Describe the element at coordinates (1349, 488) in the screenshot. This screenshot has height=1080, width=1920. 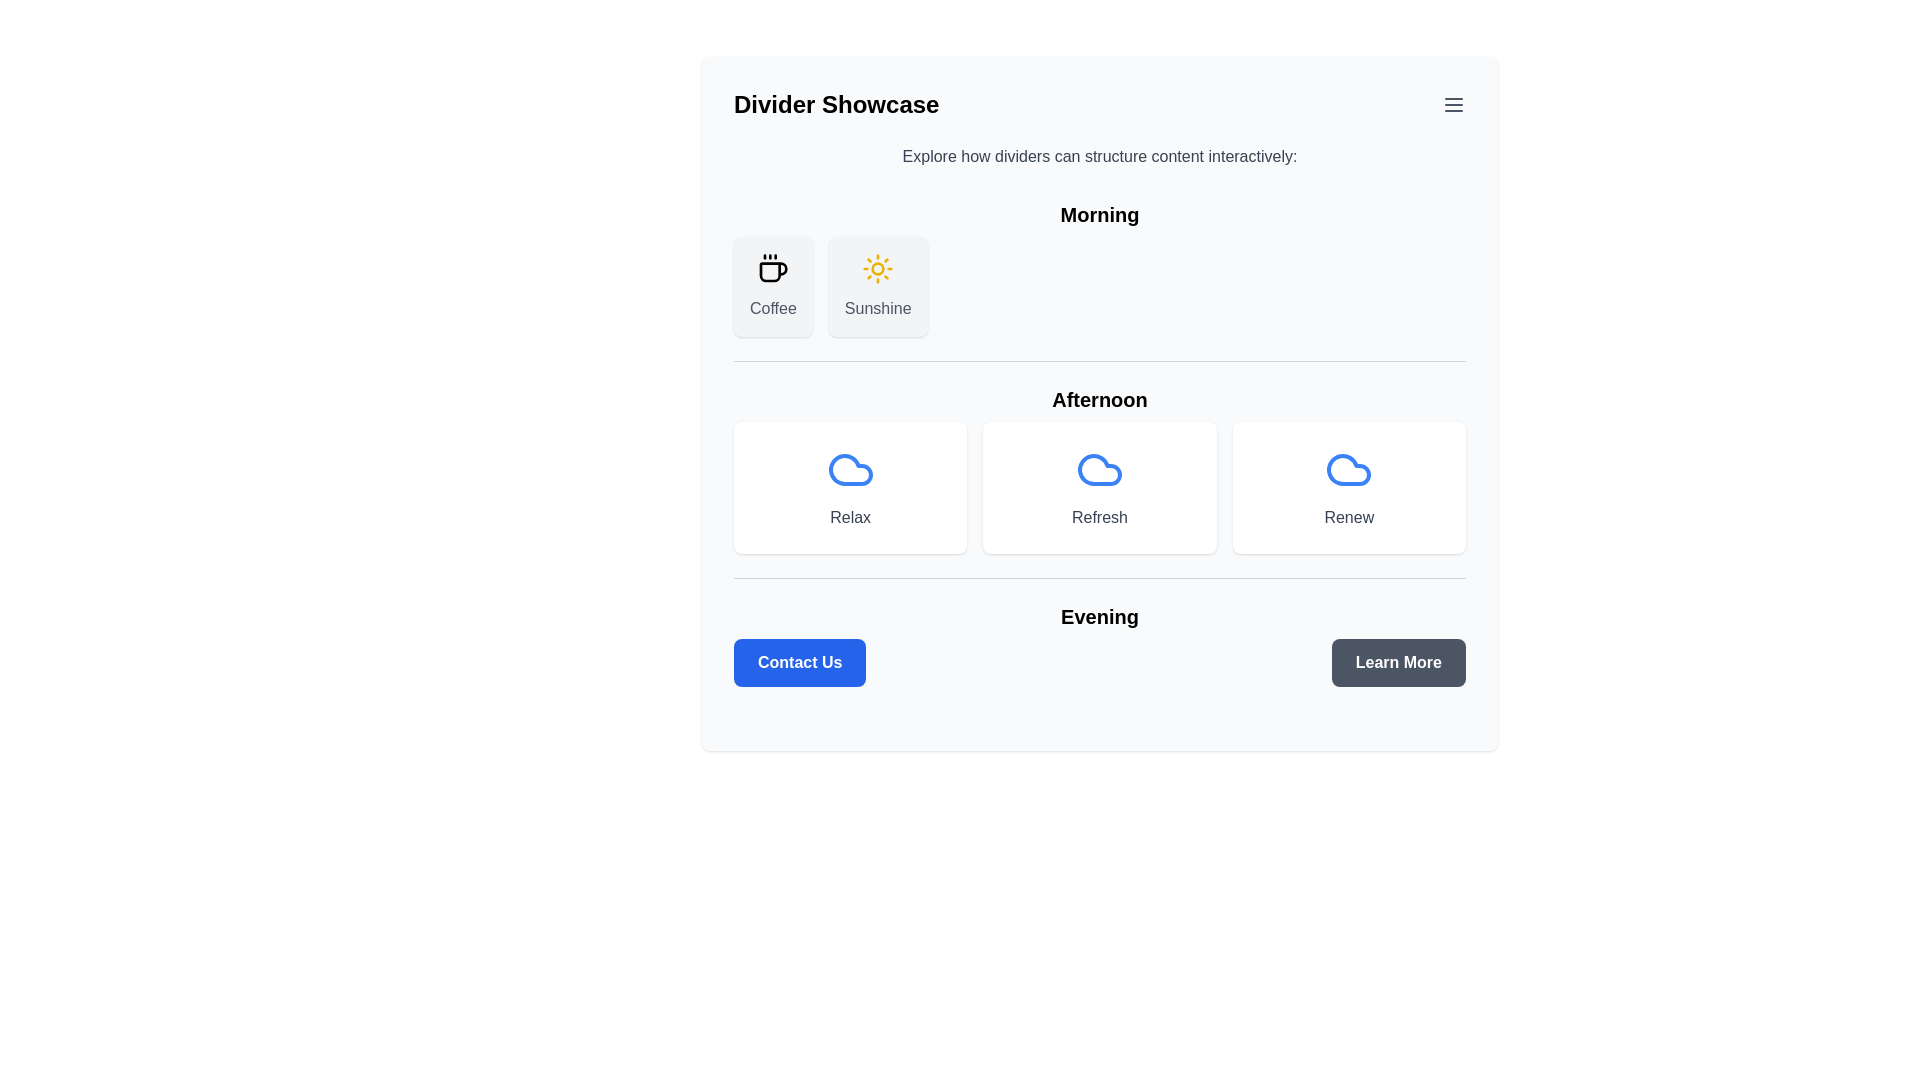
I see `the rectangular card with a blue cloud icon and 'Renew' text, which is the third card in the horizontal grid layout within the 'Afternoon' section` at that location.